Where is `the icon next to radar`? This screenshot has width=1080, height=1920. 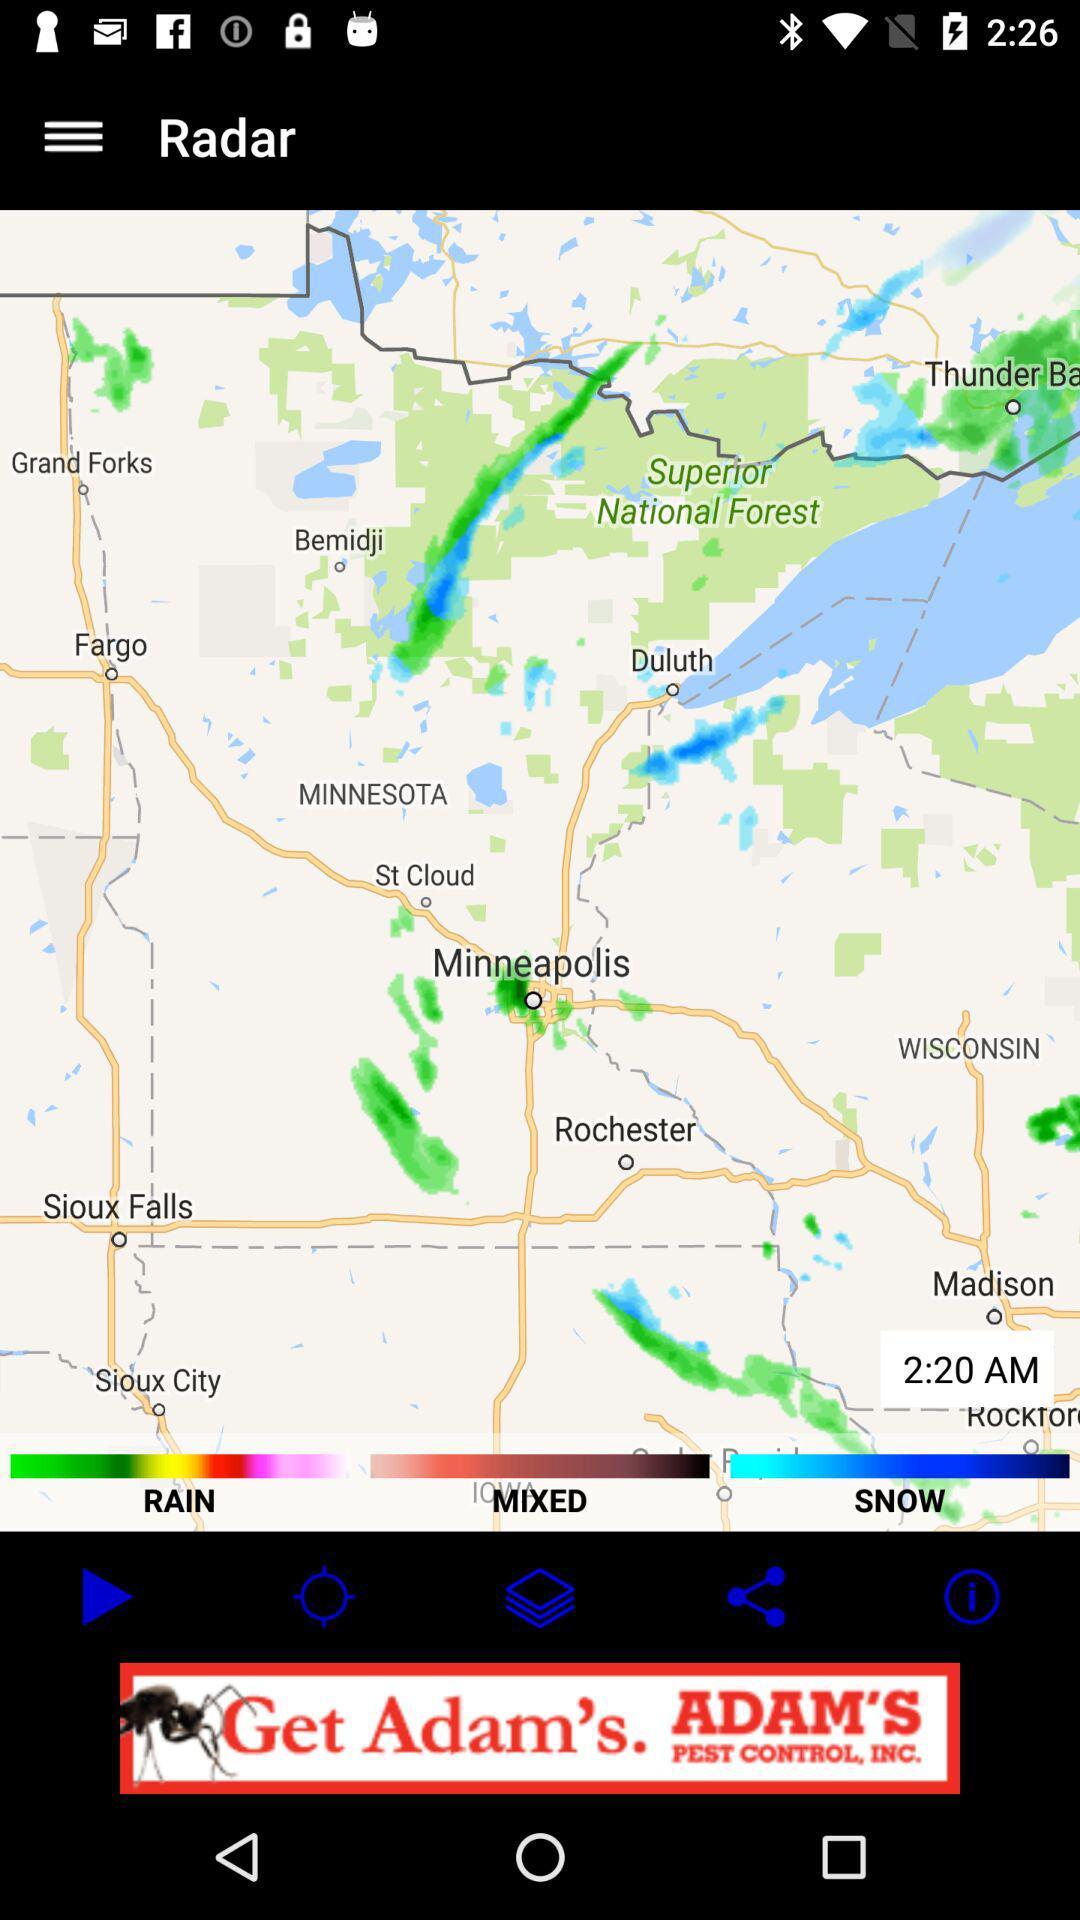
the icon next to radar is located at coordinates (72, 135).